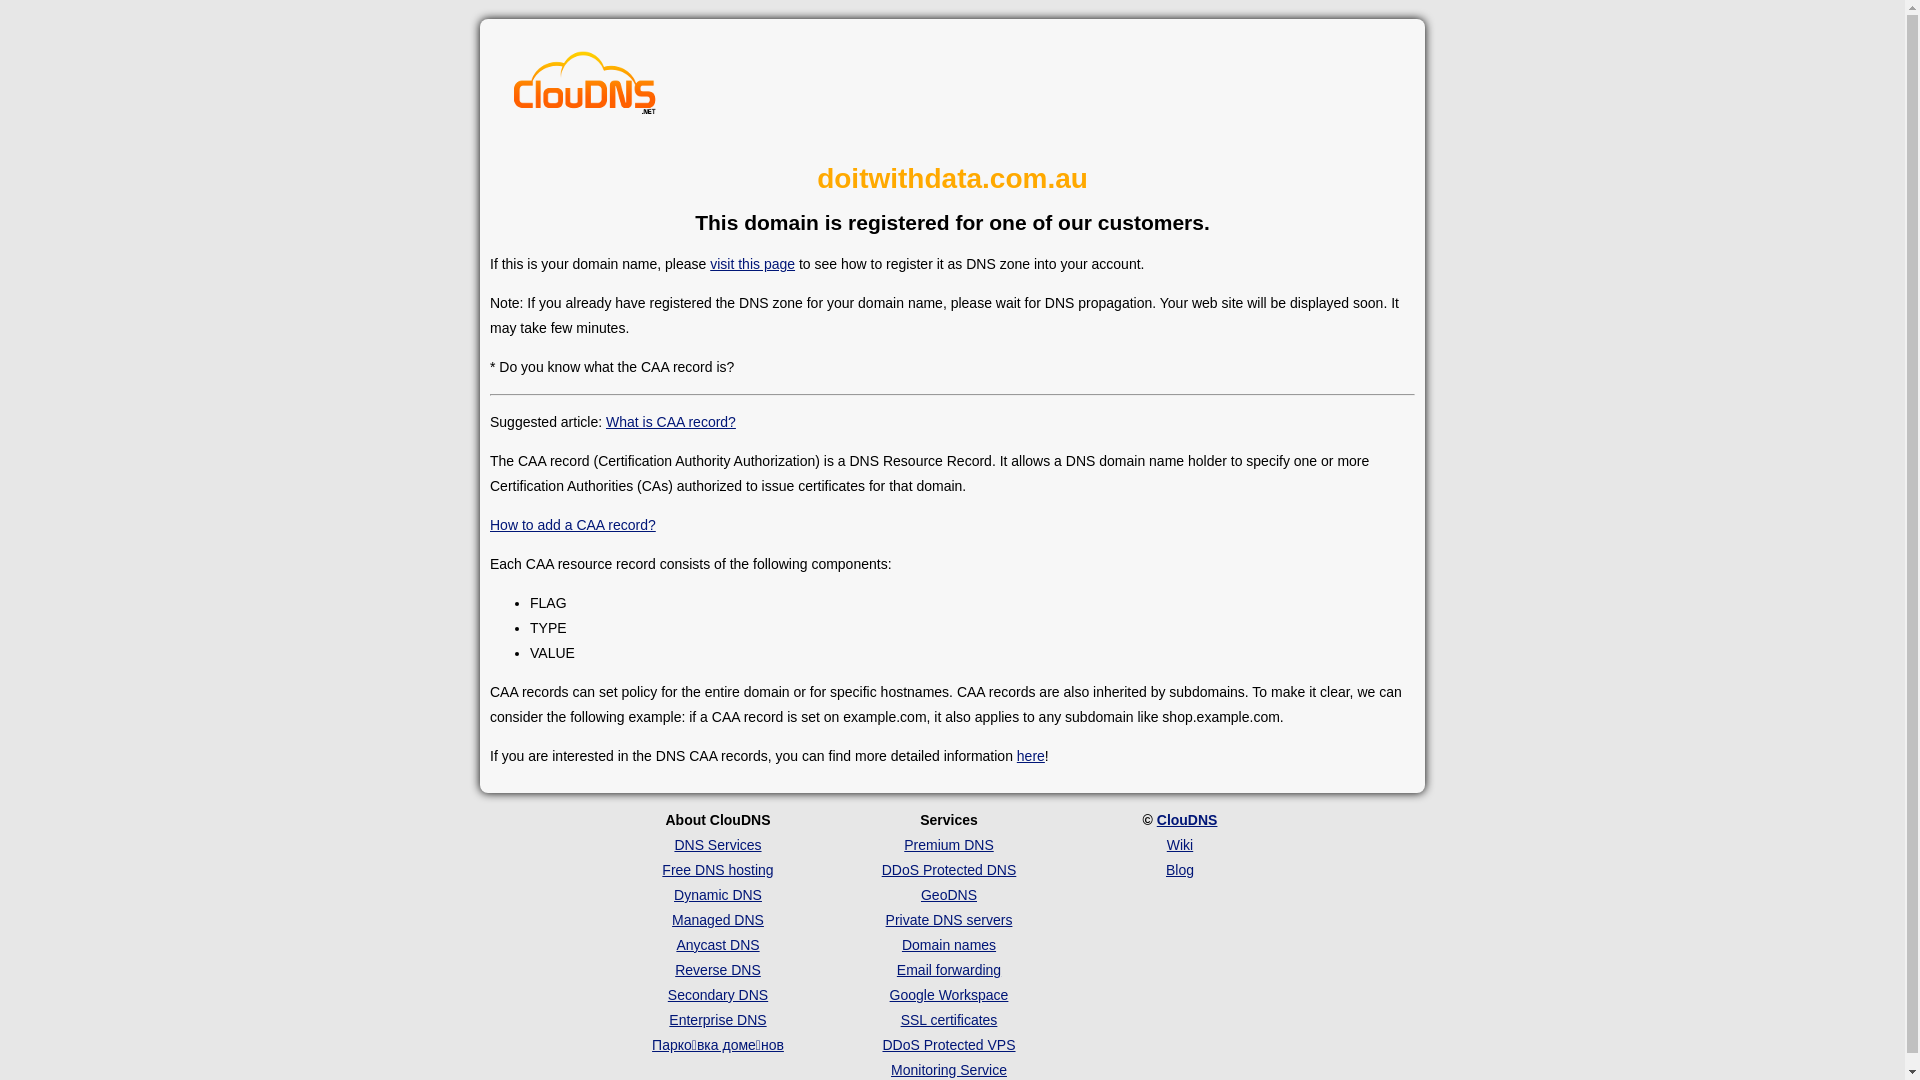 This screenshot has width=1920, height=1080. What do you see at coordinates (881, 869) in the screenshot?
I see `'DDoS Protected DNS'` at bounding box center [881, 869].